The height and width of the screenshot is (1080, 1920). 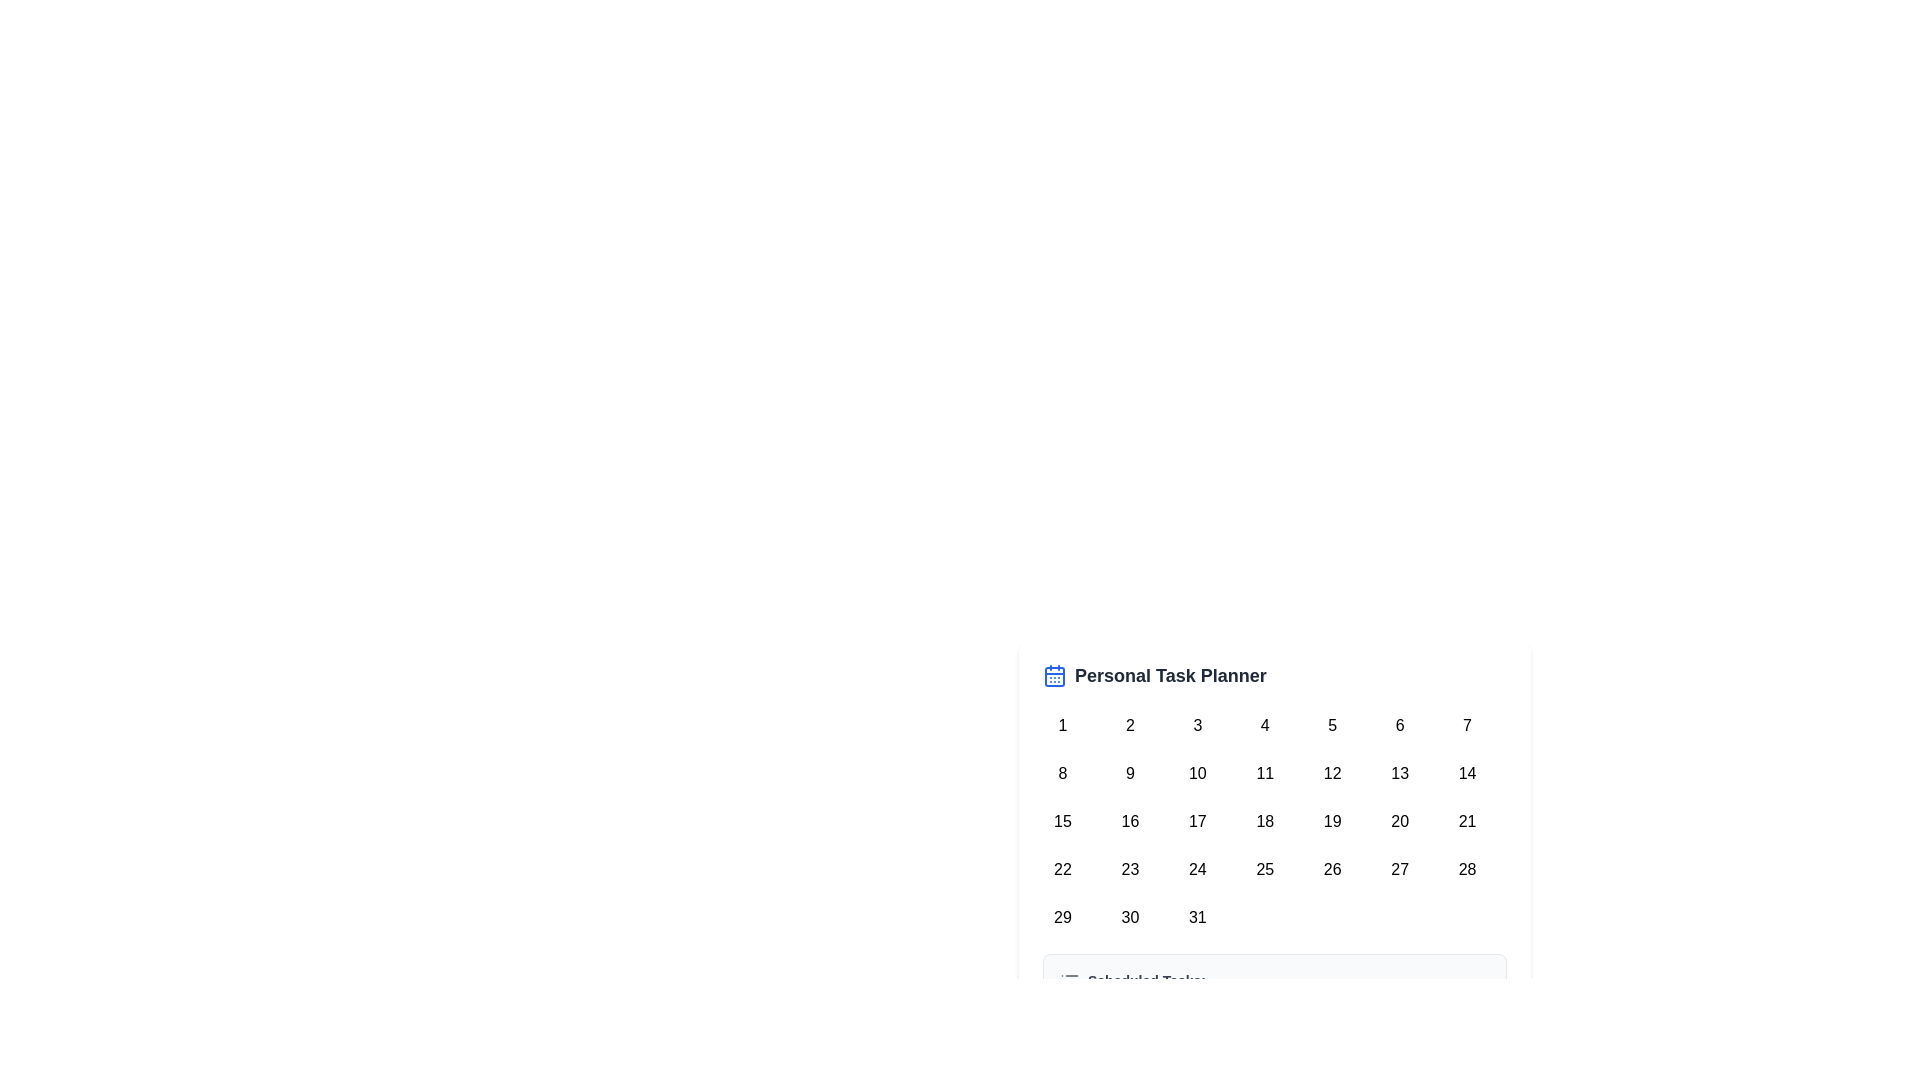 I want to click on the button representing a date in the calendar interface, so click(x=1332, y=725).